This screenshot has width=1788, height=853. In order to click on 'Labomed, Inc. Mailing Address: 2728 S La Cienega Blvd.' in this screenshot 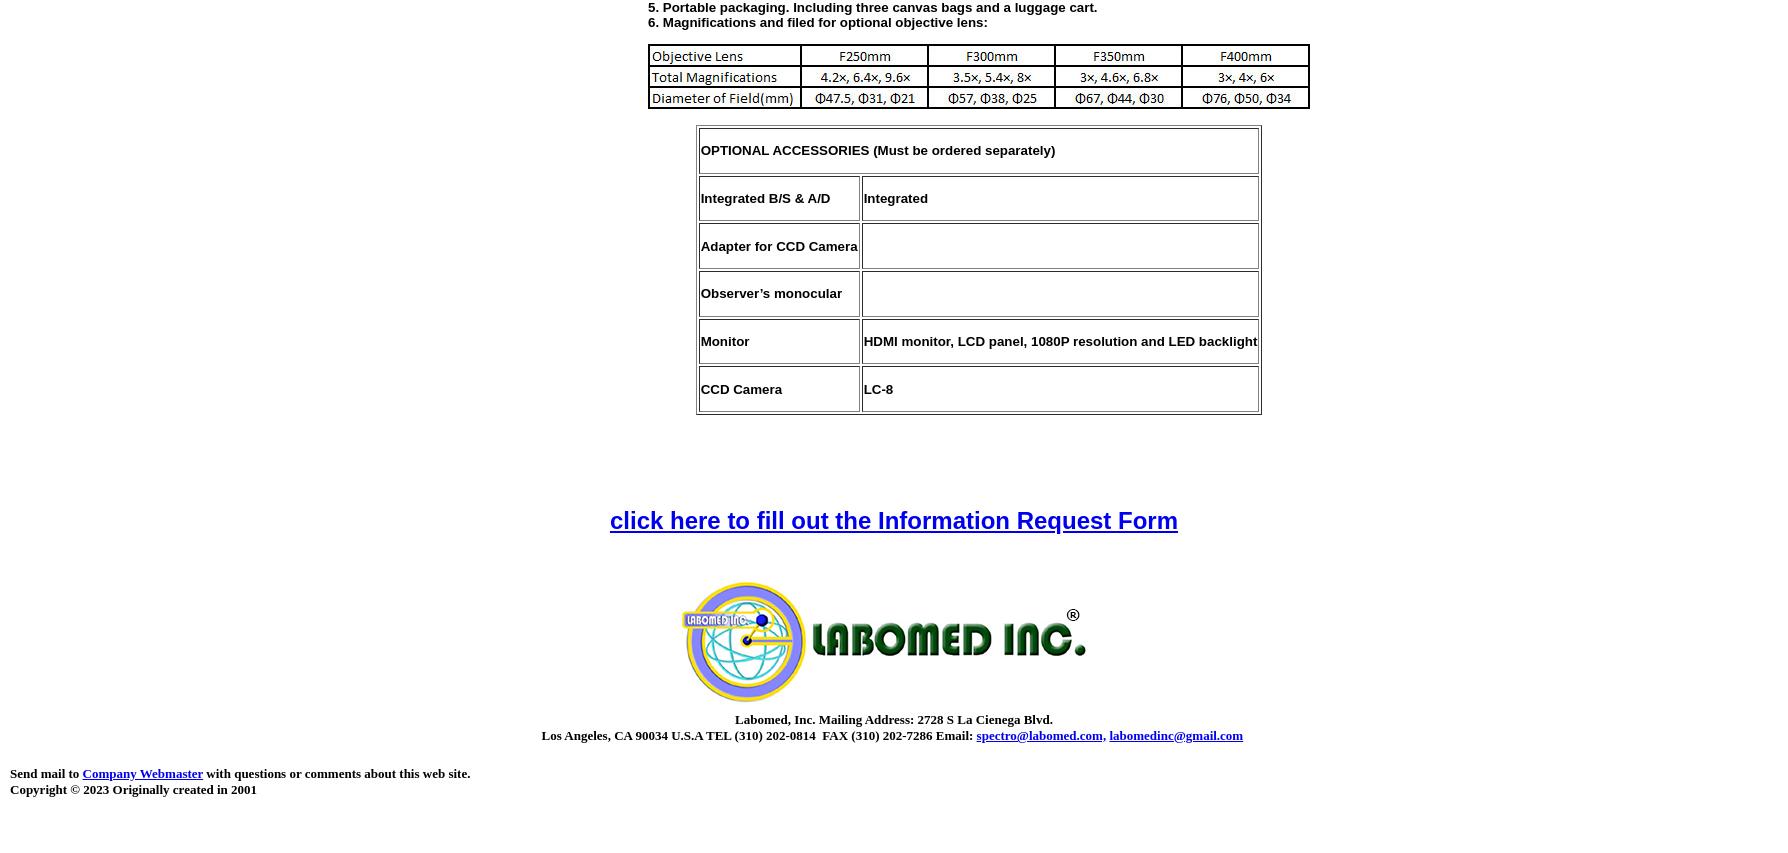, I will do `click(892, 718)`.